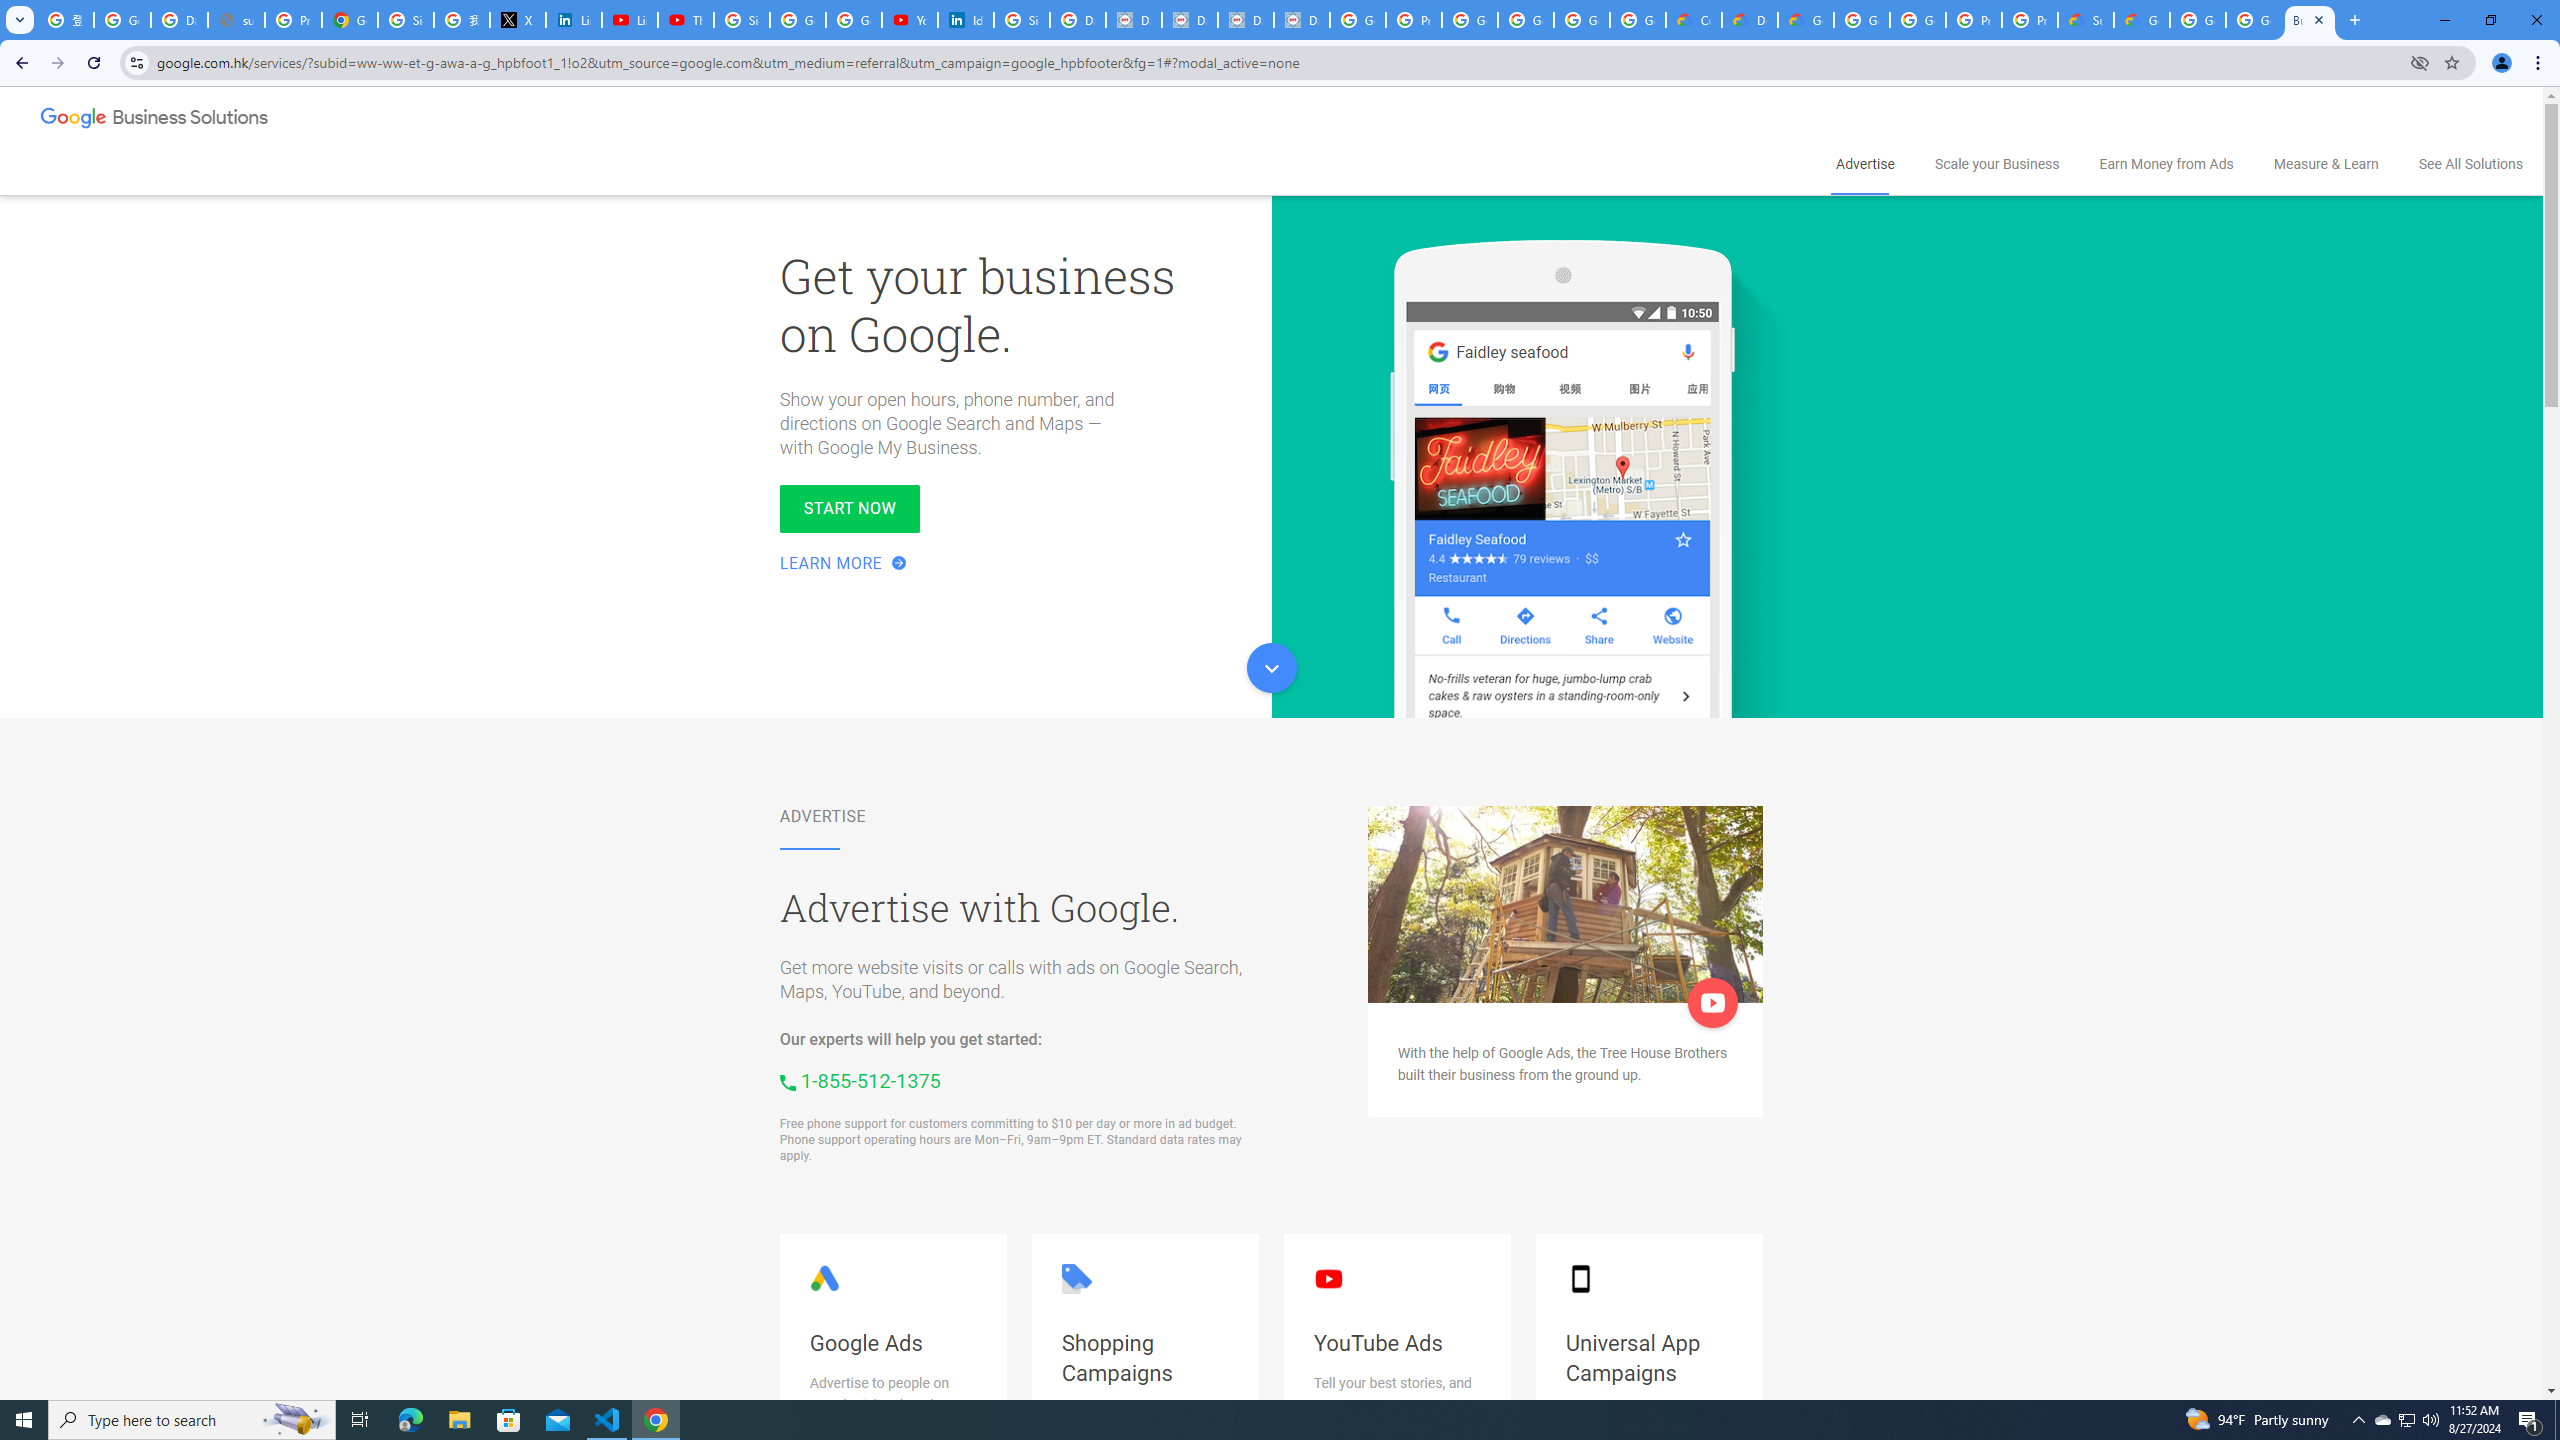 The image size is (2560, 1440). I want to click on 'Data Privacy Framework', so click(1133, 19).